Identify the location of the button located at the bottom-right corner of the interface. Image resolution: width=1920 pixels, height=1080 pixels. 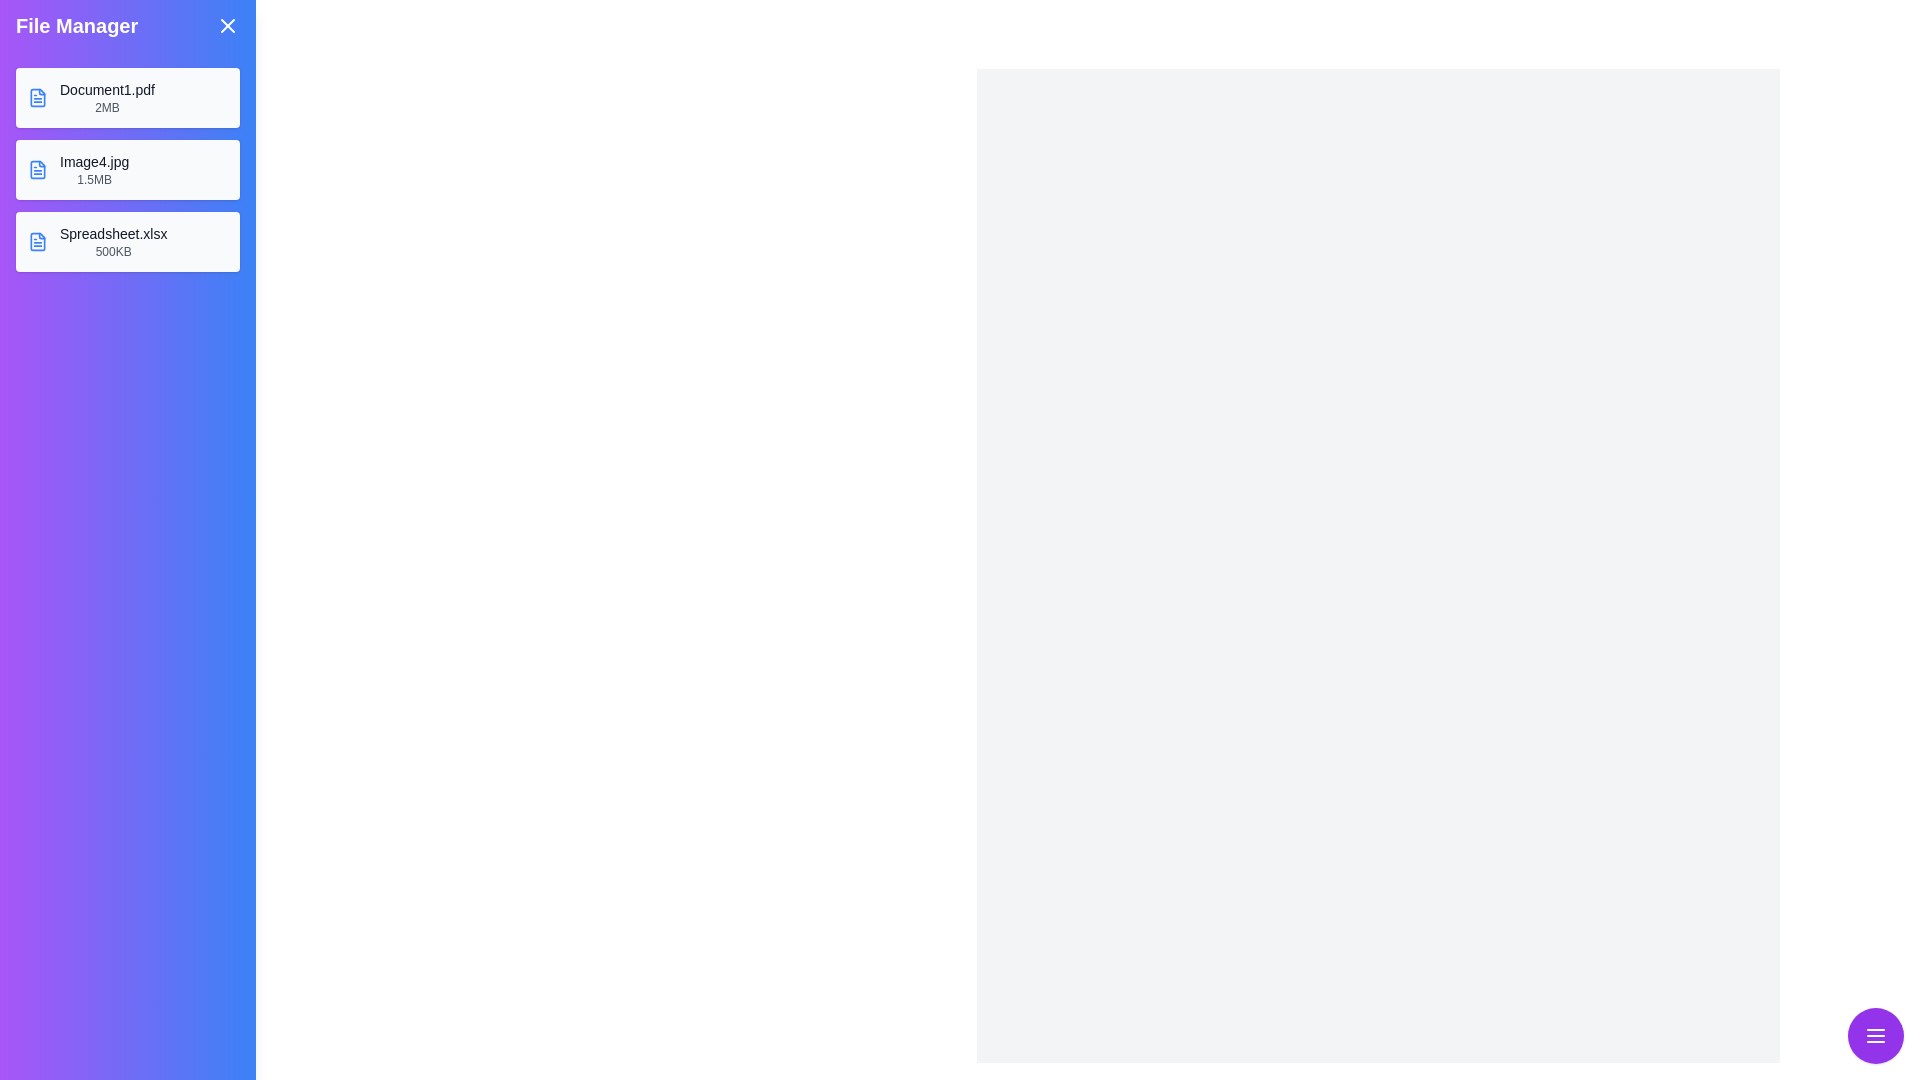
(1875, 1035).